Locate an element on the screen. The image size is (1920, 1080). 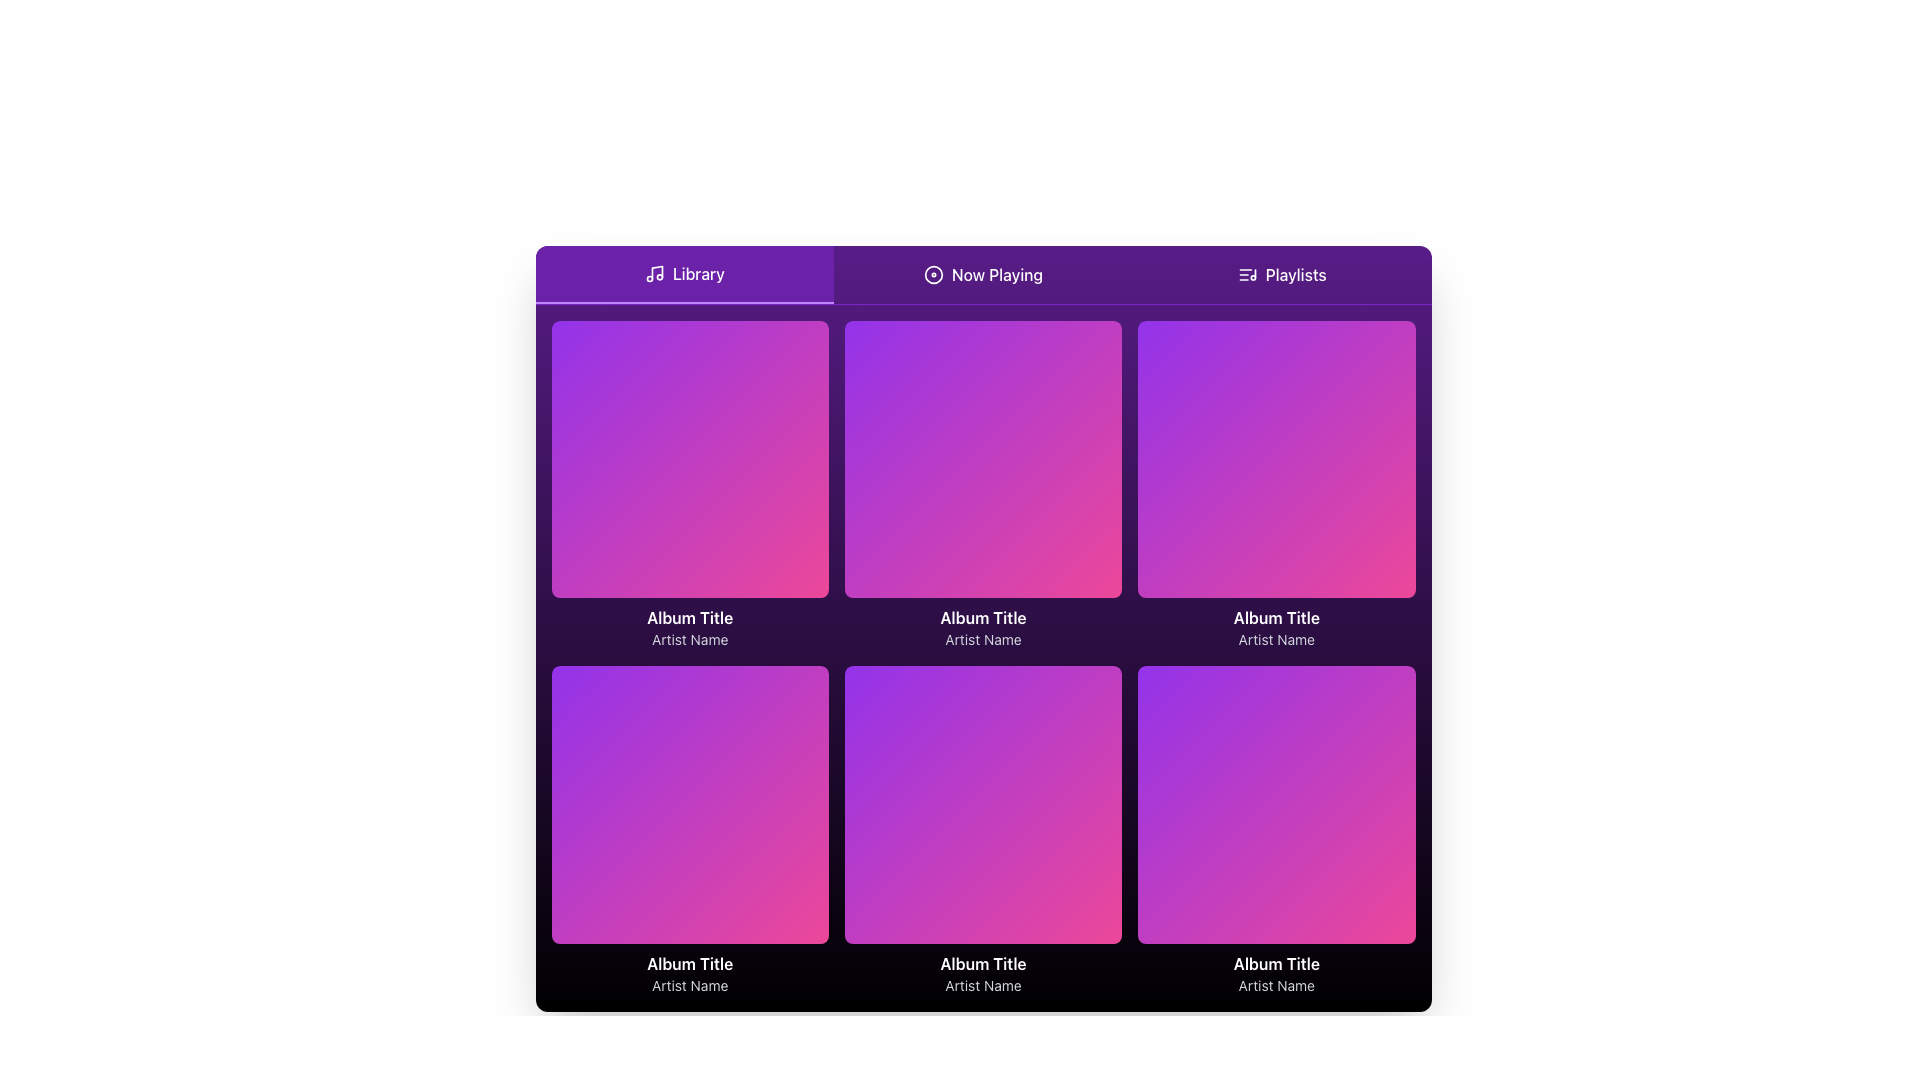
album title displayed as 'Album Title' in bold text, located in the center column of the bottom row in a dark-themed grid layout is located at coordinates (983, 962).